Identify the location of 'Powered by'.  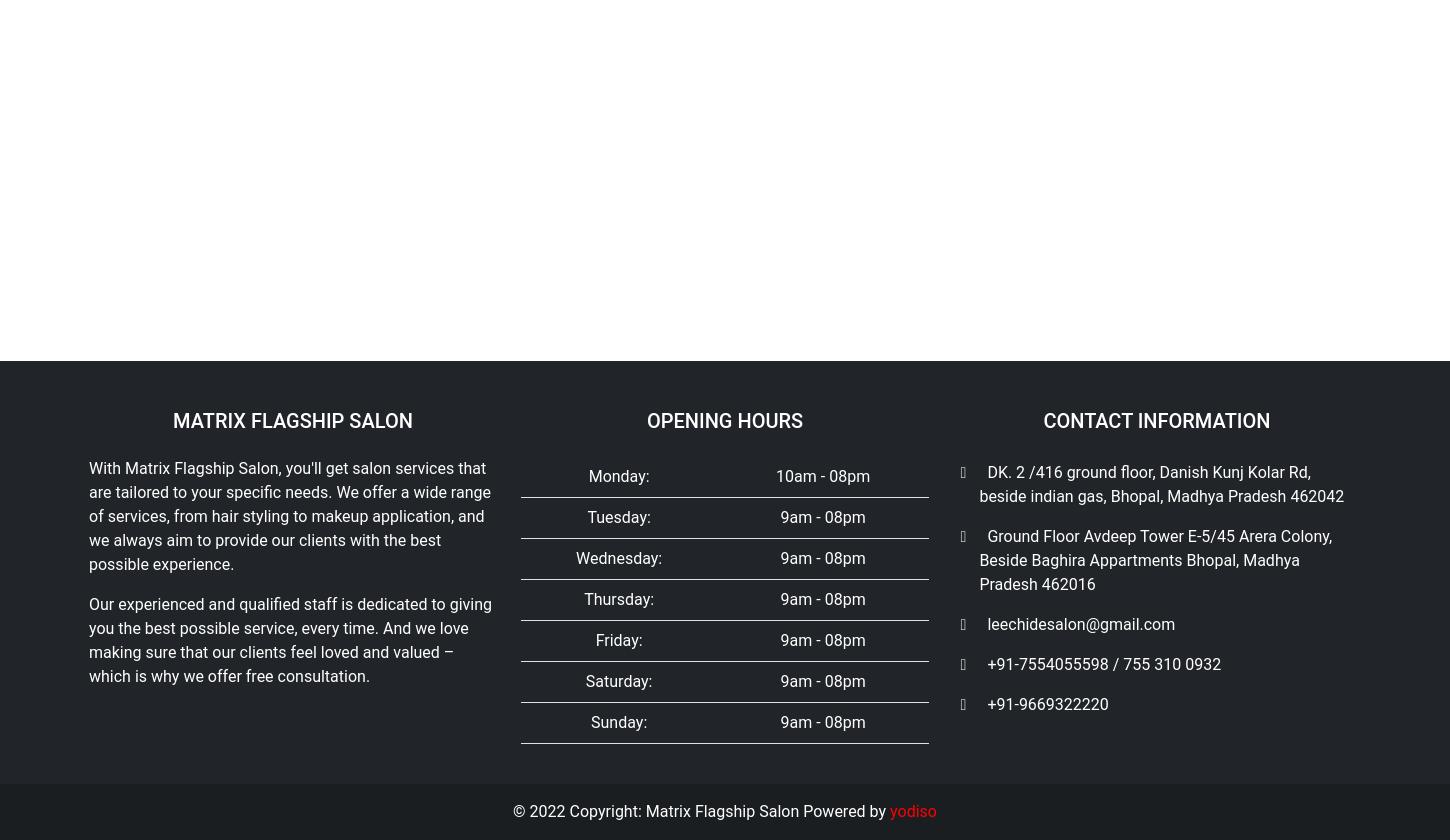
(846, 309).